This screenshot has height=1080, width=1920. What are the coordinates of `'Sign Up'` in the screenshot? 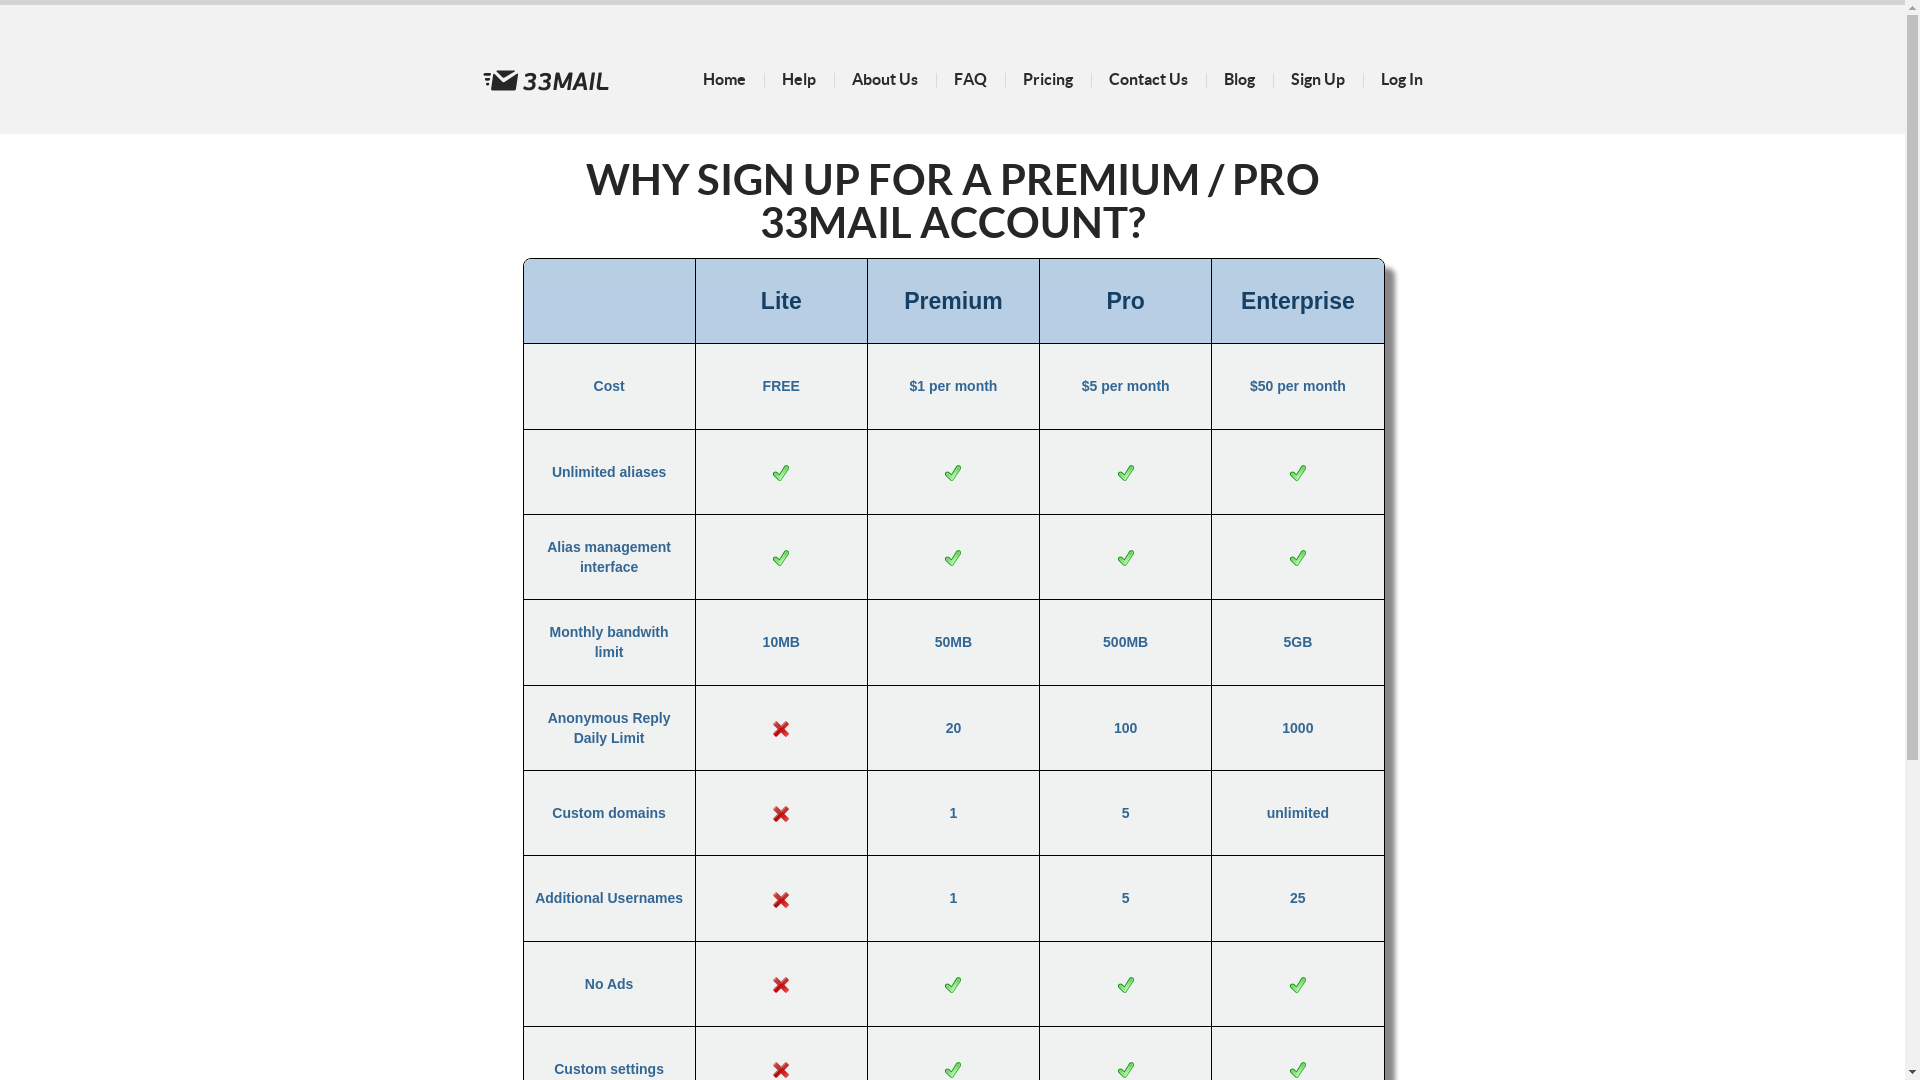 It's located at (1316, 77).